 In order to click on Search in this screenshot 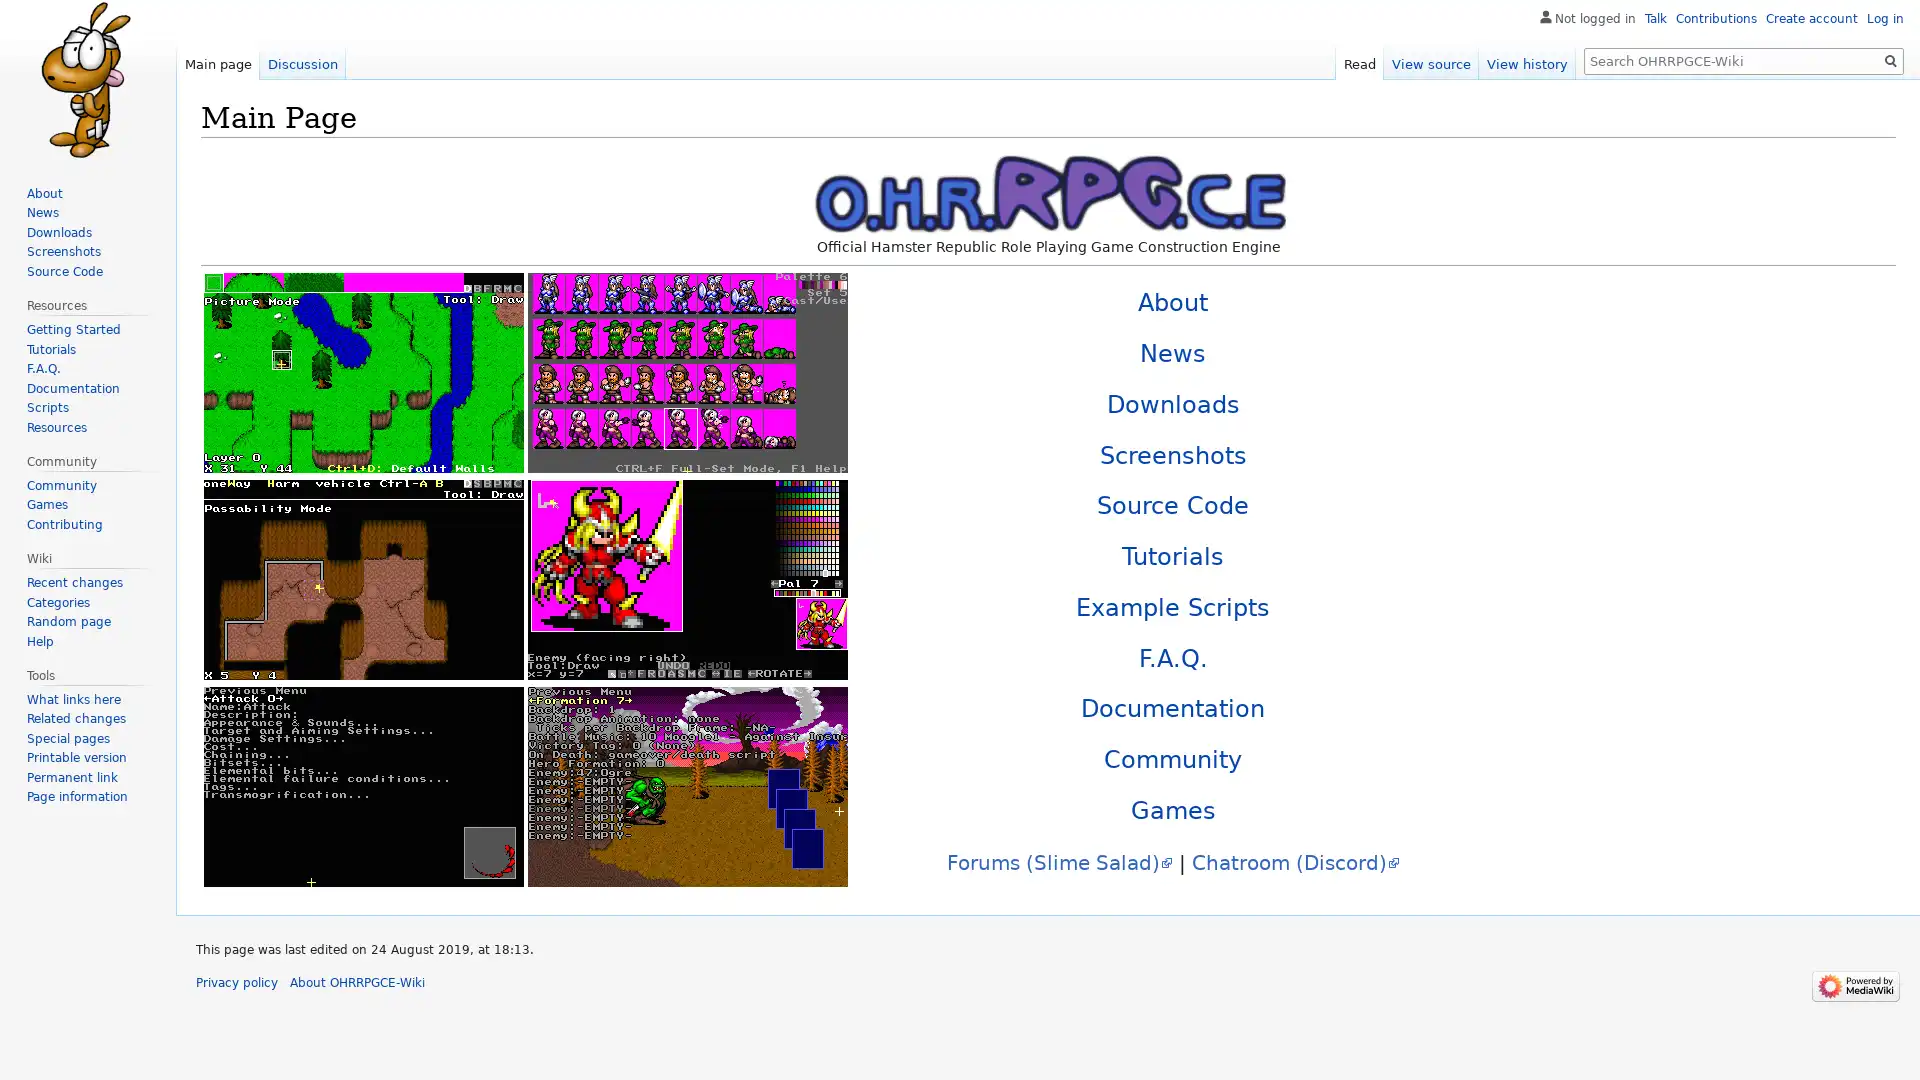, I will do `click(1890, 60)`.